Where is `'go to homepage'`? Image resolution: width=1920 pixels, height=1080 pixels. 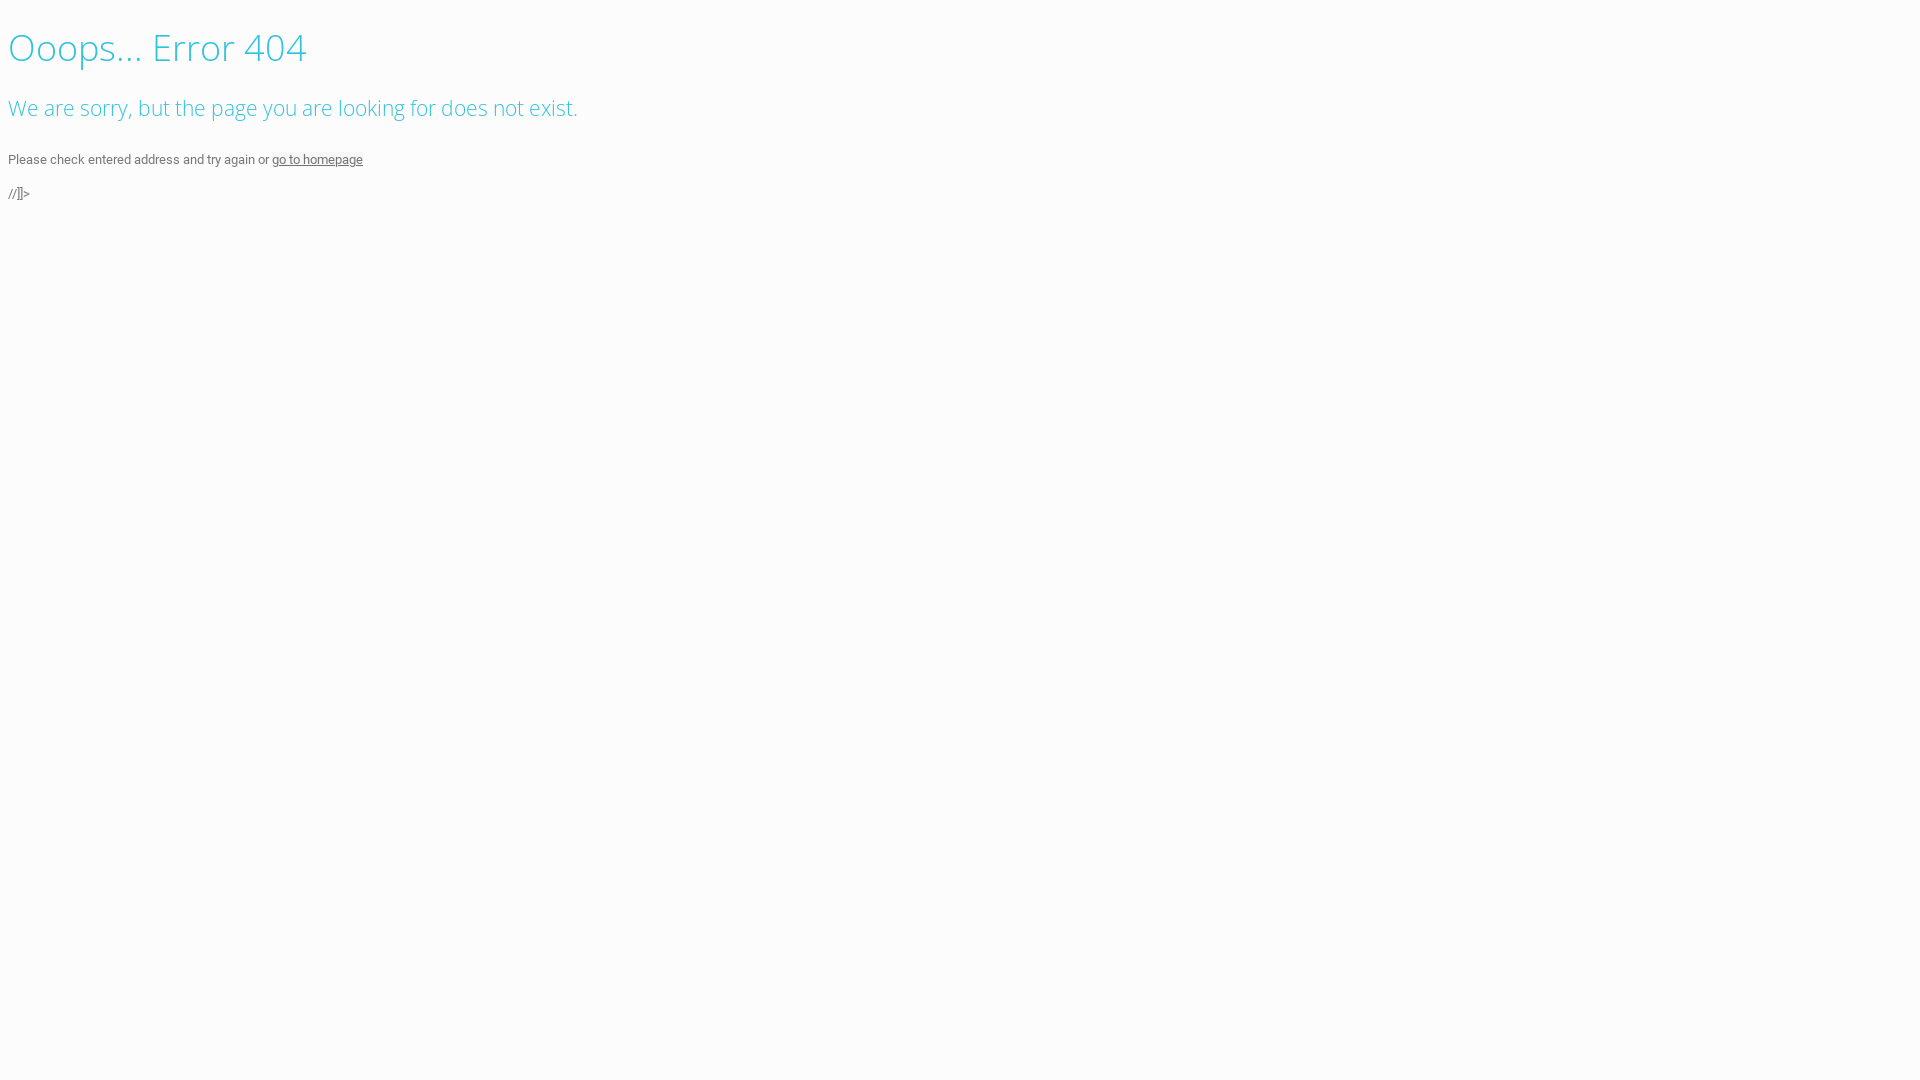 'go to homepage' is located at coordinates (316, 158).